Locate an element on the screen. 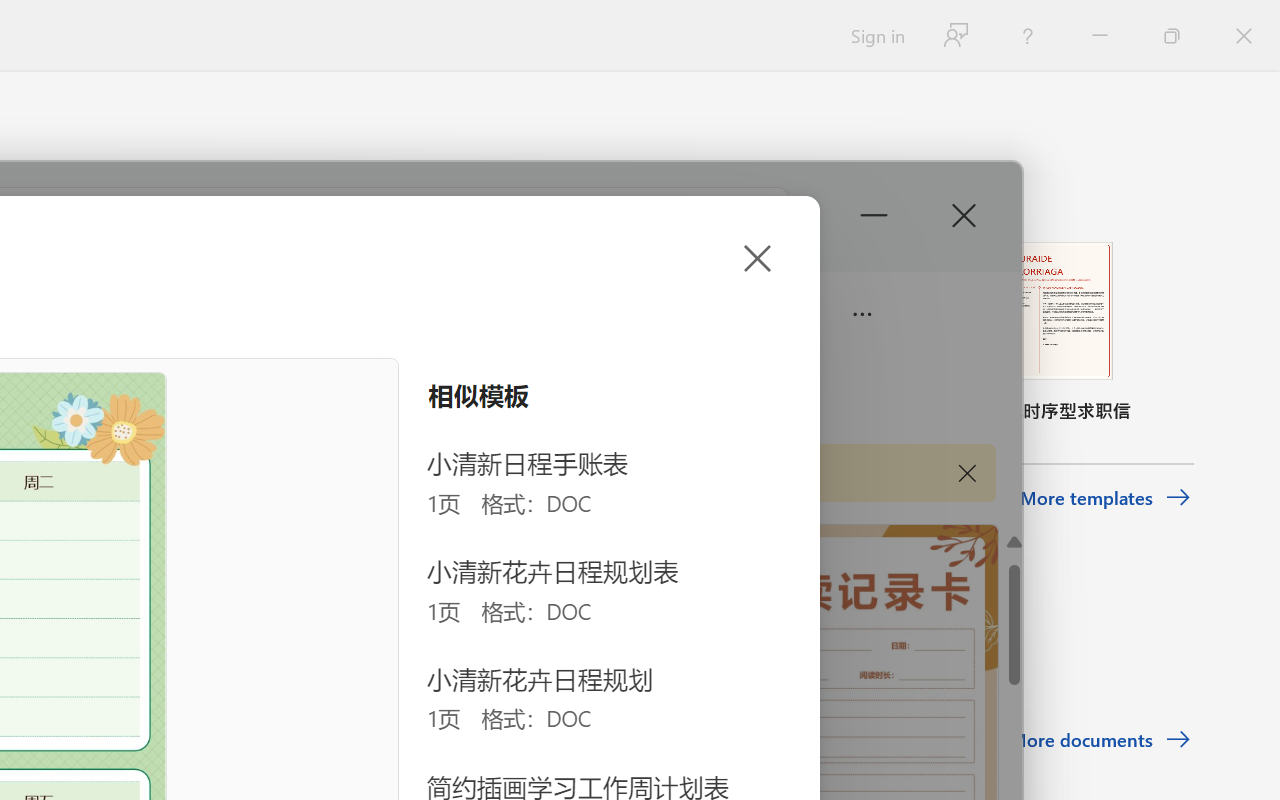 The image size is (1280, 800). 'Sign in' is located at coordinates (876, 34).